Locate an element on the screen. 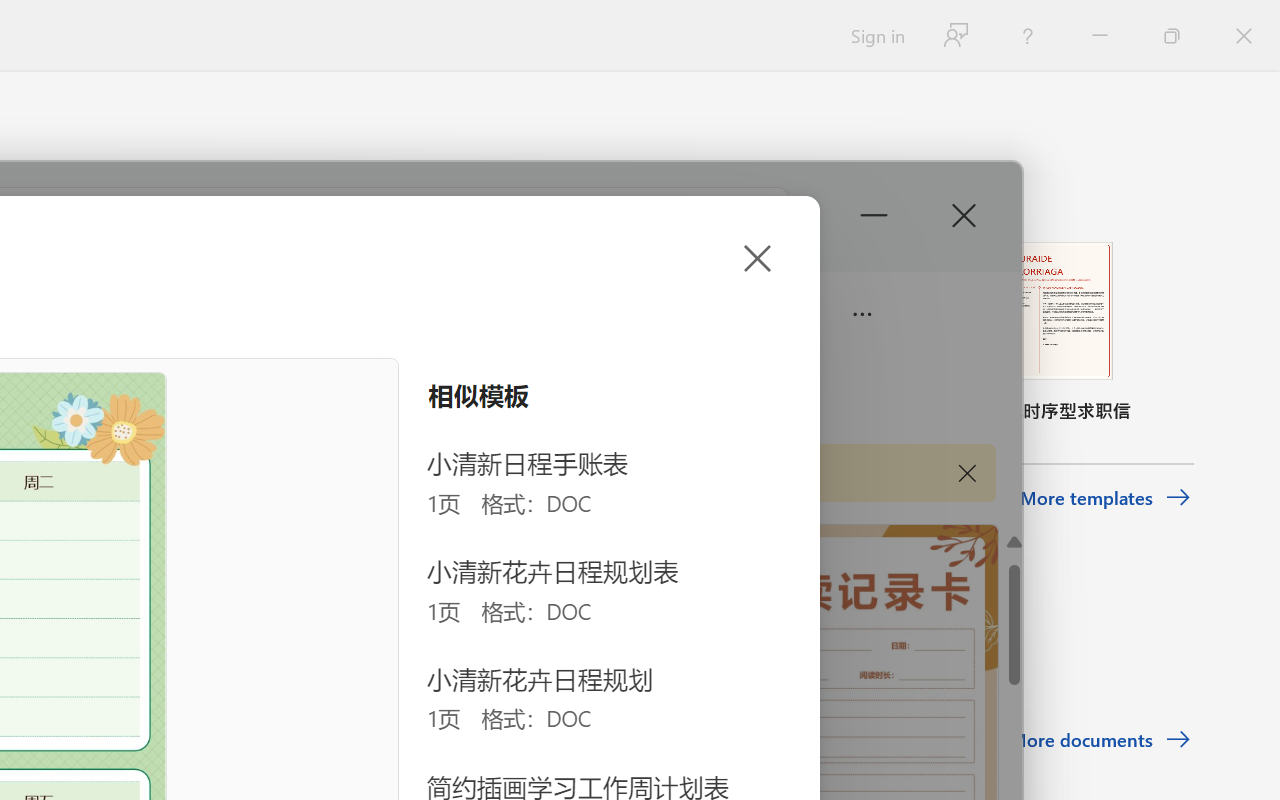 The image size is (1280, 800). 'Sign in' is located at coordinates (876, 34).